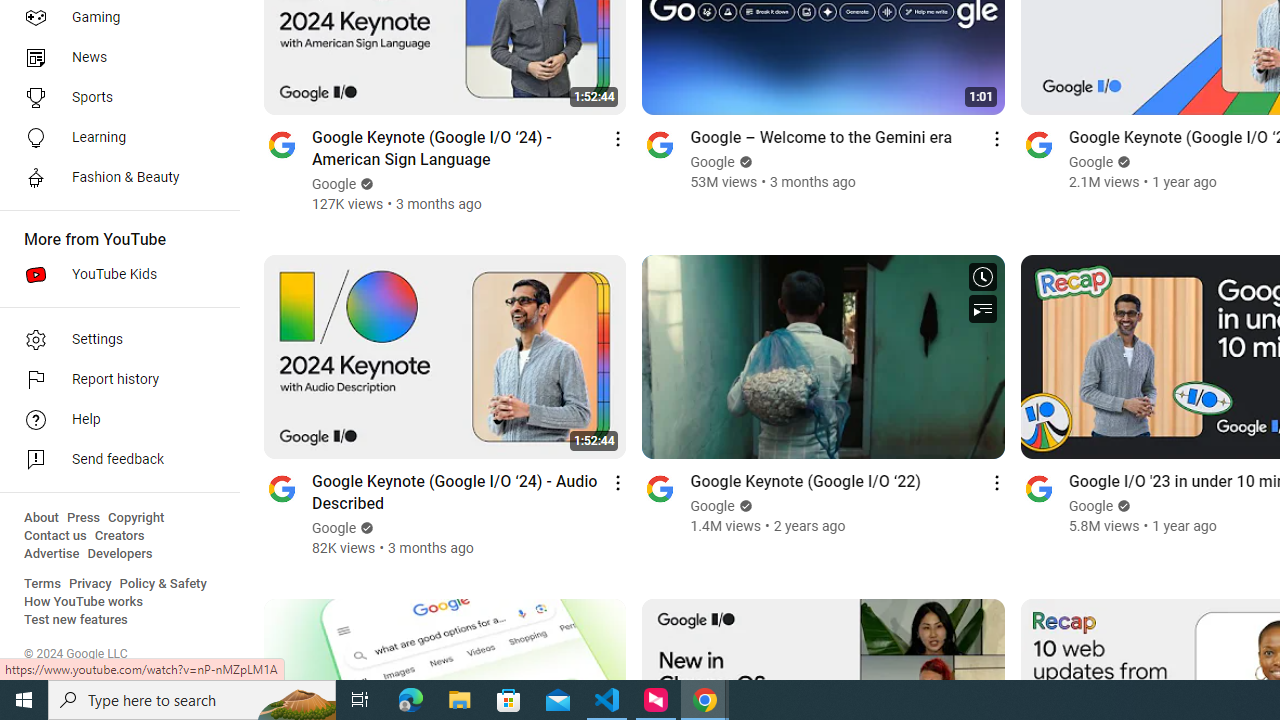 This screenshot has height=720, width=1280. What do you see at coordinates (135, 517) in the screenshot?
I see `'Copyright'` at bounding box center [135, 517].